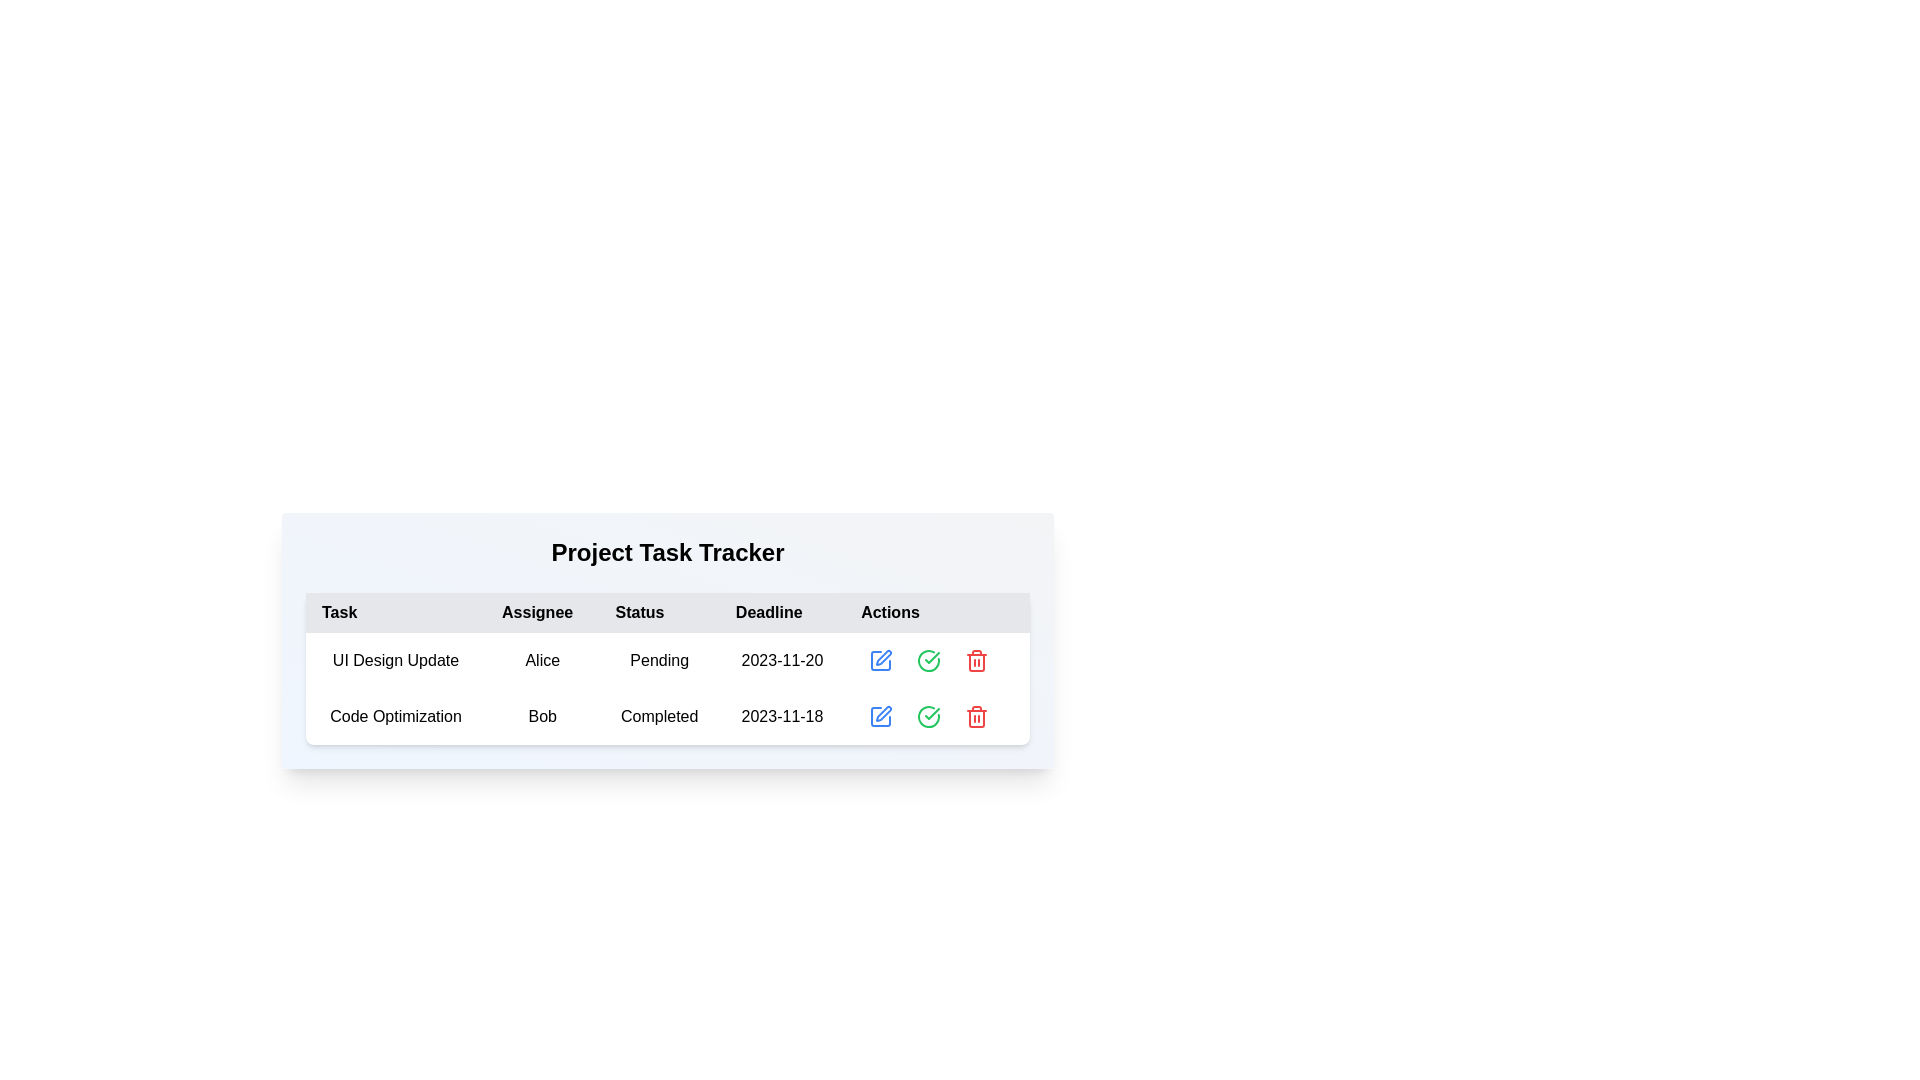  I want to click on the checkmark icon in the 'Actions' column for the row labeled 'Code Optimization', so click(931, 658).